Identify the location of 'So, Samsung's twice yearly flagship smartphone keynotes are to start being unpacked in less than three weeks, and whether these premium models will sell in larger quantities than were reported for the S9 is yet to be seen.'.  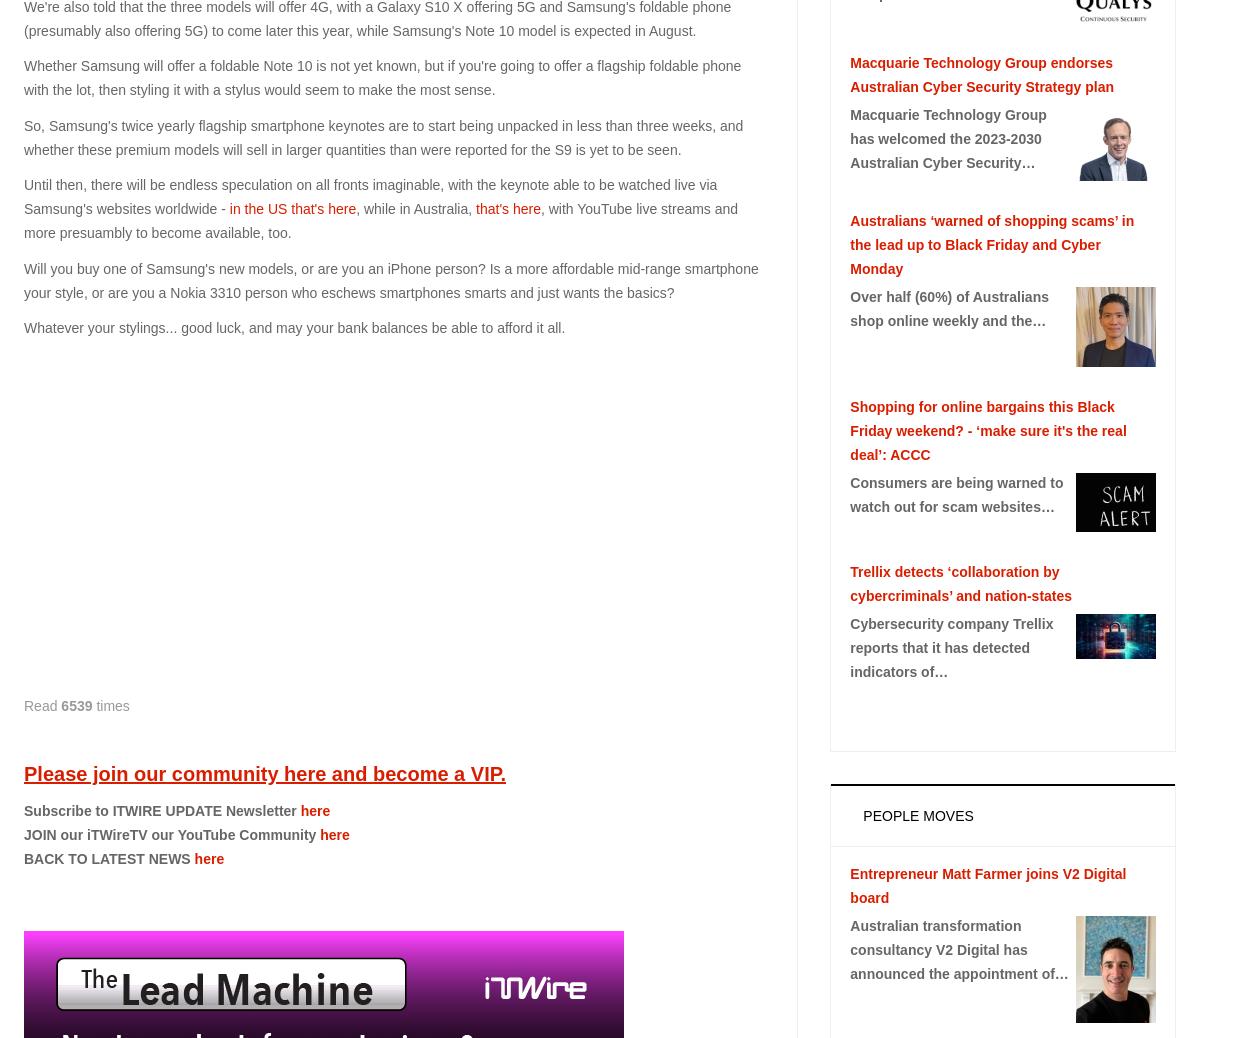
(382, 136).